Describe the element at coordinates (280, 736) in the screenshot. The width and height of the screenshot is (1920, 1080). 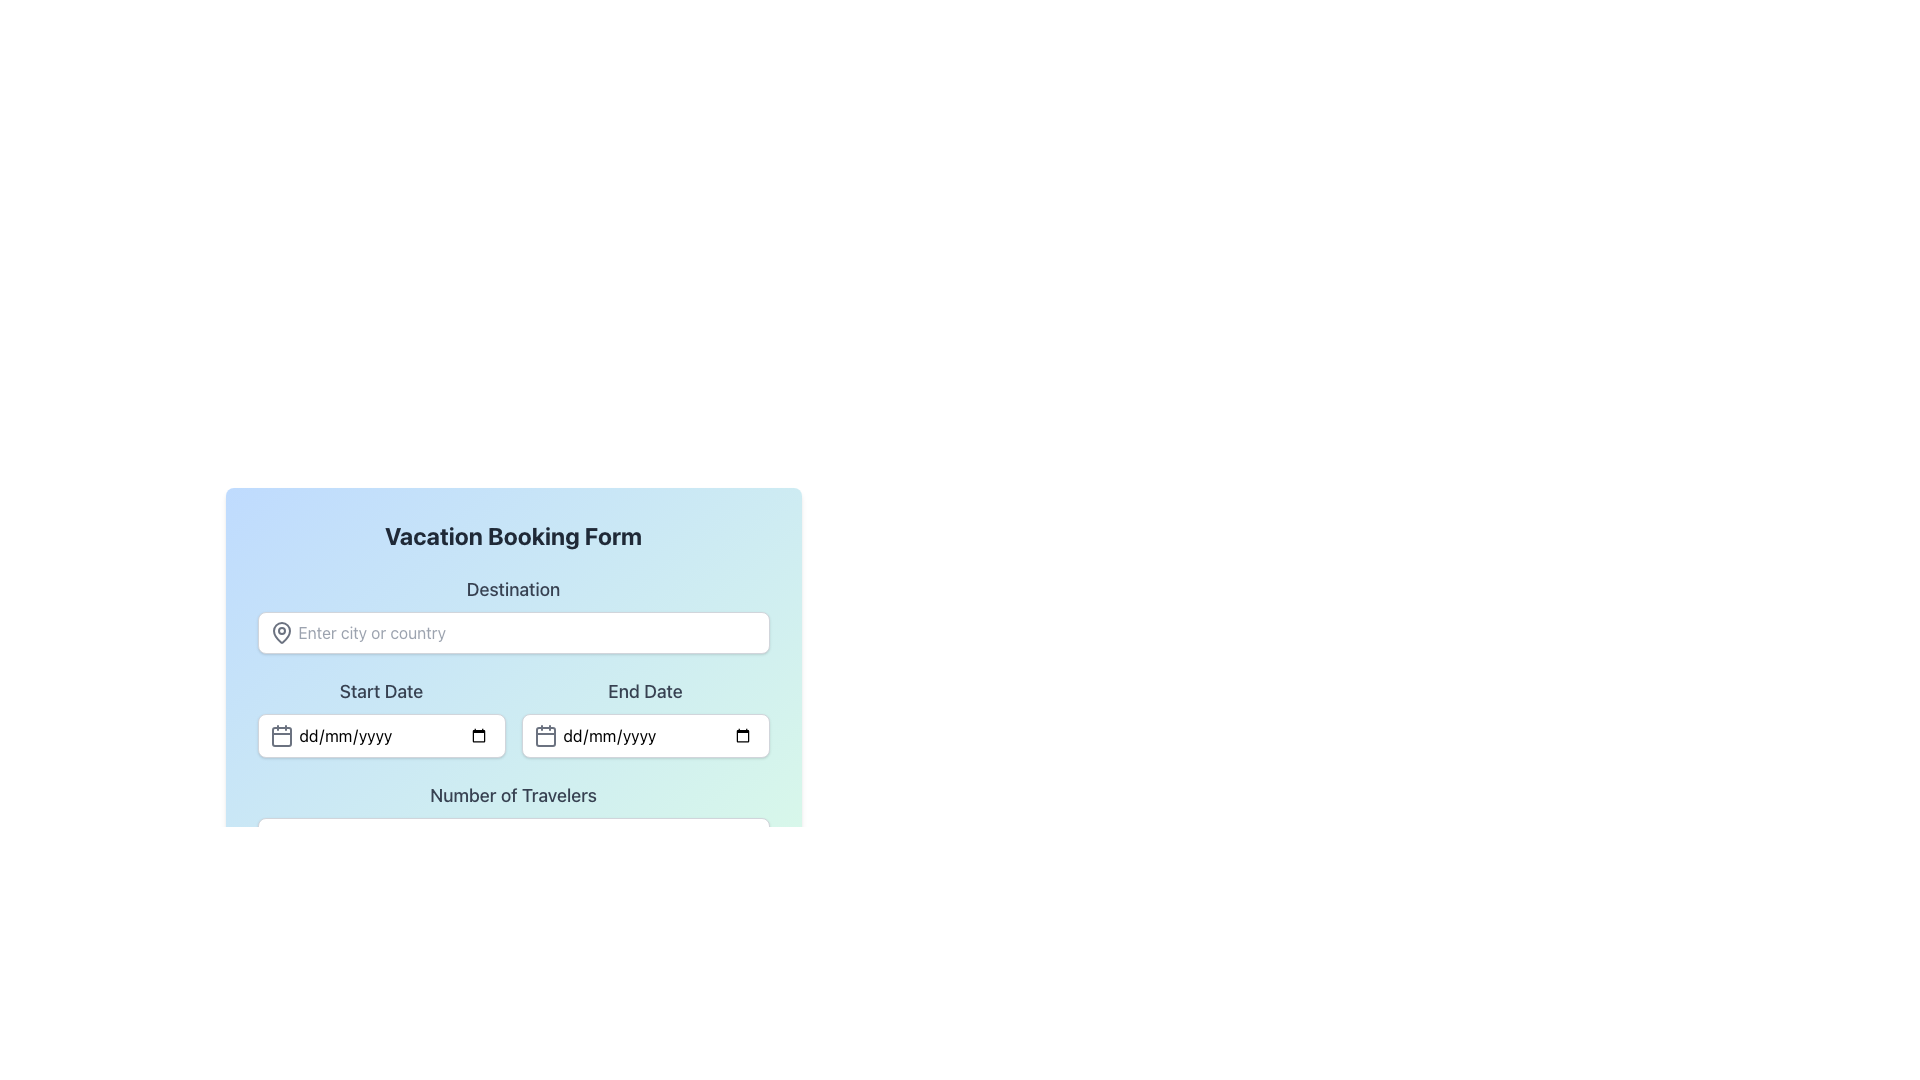
I see `the calendar icon located to the far left of the 'Start Date' input field, which features a modern gray design with thin lines` at that location.